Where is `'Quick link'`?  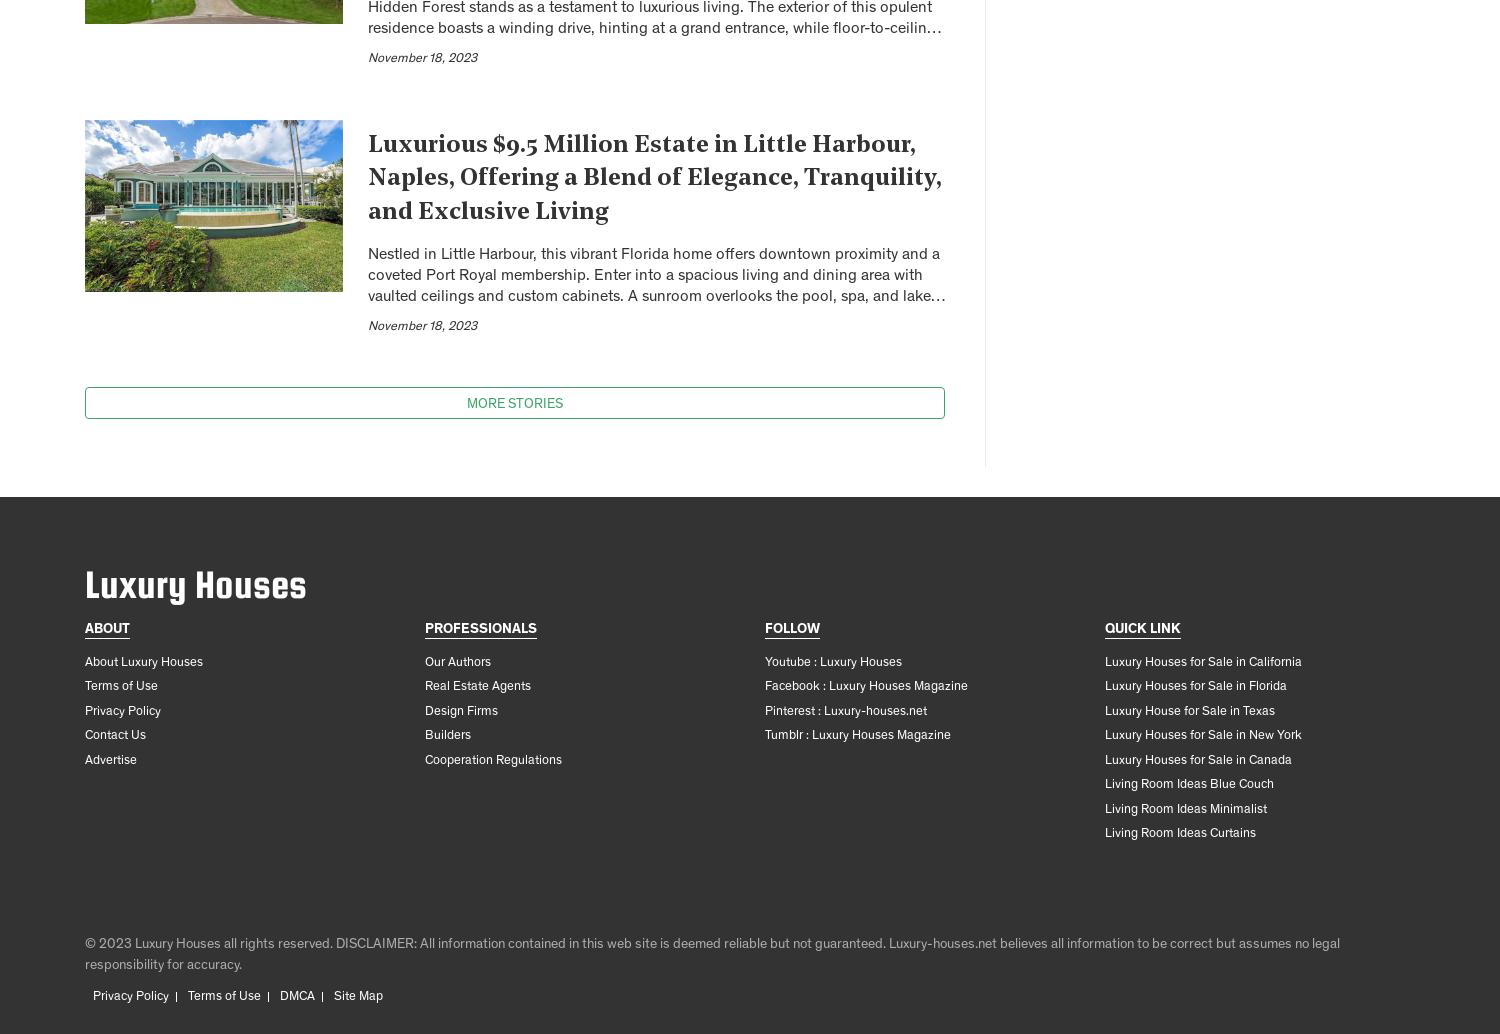 'Quick link' is located at coordinates (1104, 628).